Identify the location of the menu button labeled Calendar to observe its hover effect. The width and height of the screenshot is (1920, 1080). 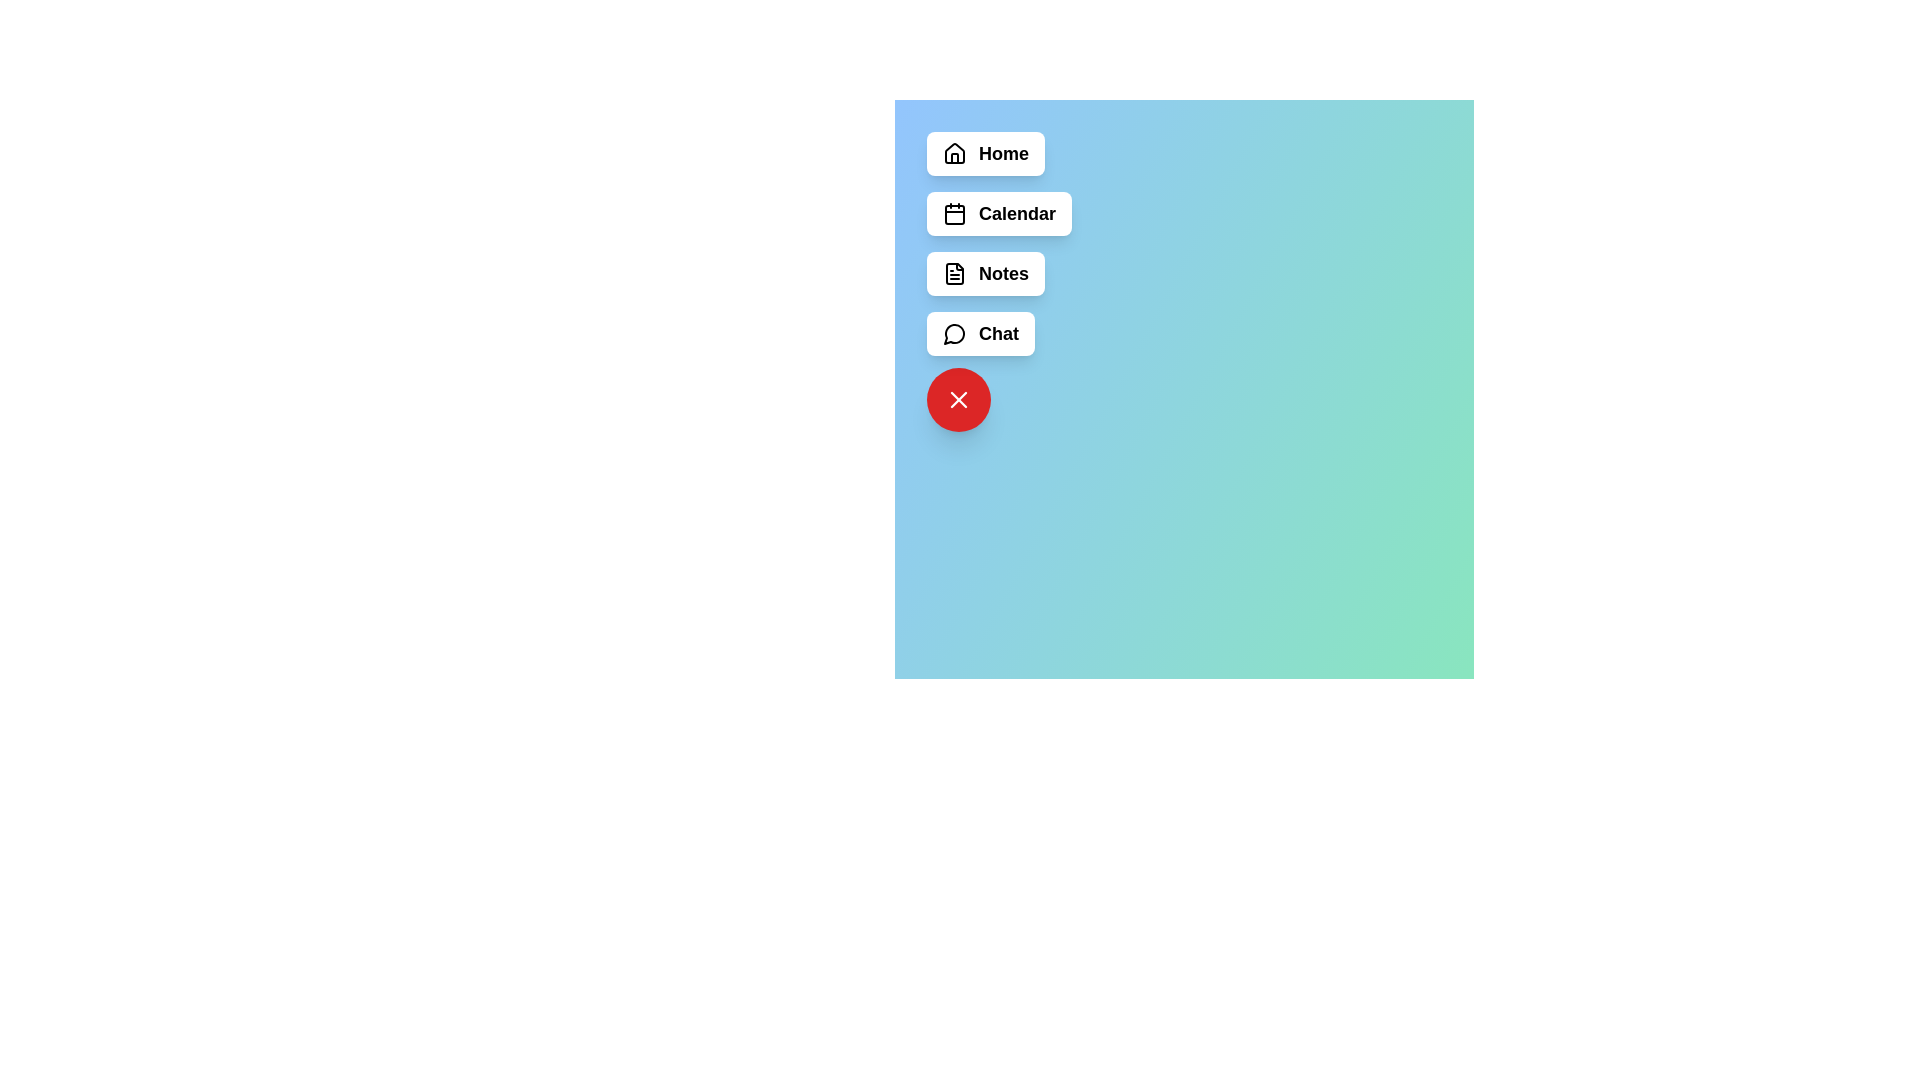
(999, 213).